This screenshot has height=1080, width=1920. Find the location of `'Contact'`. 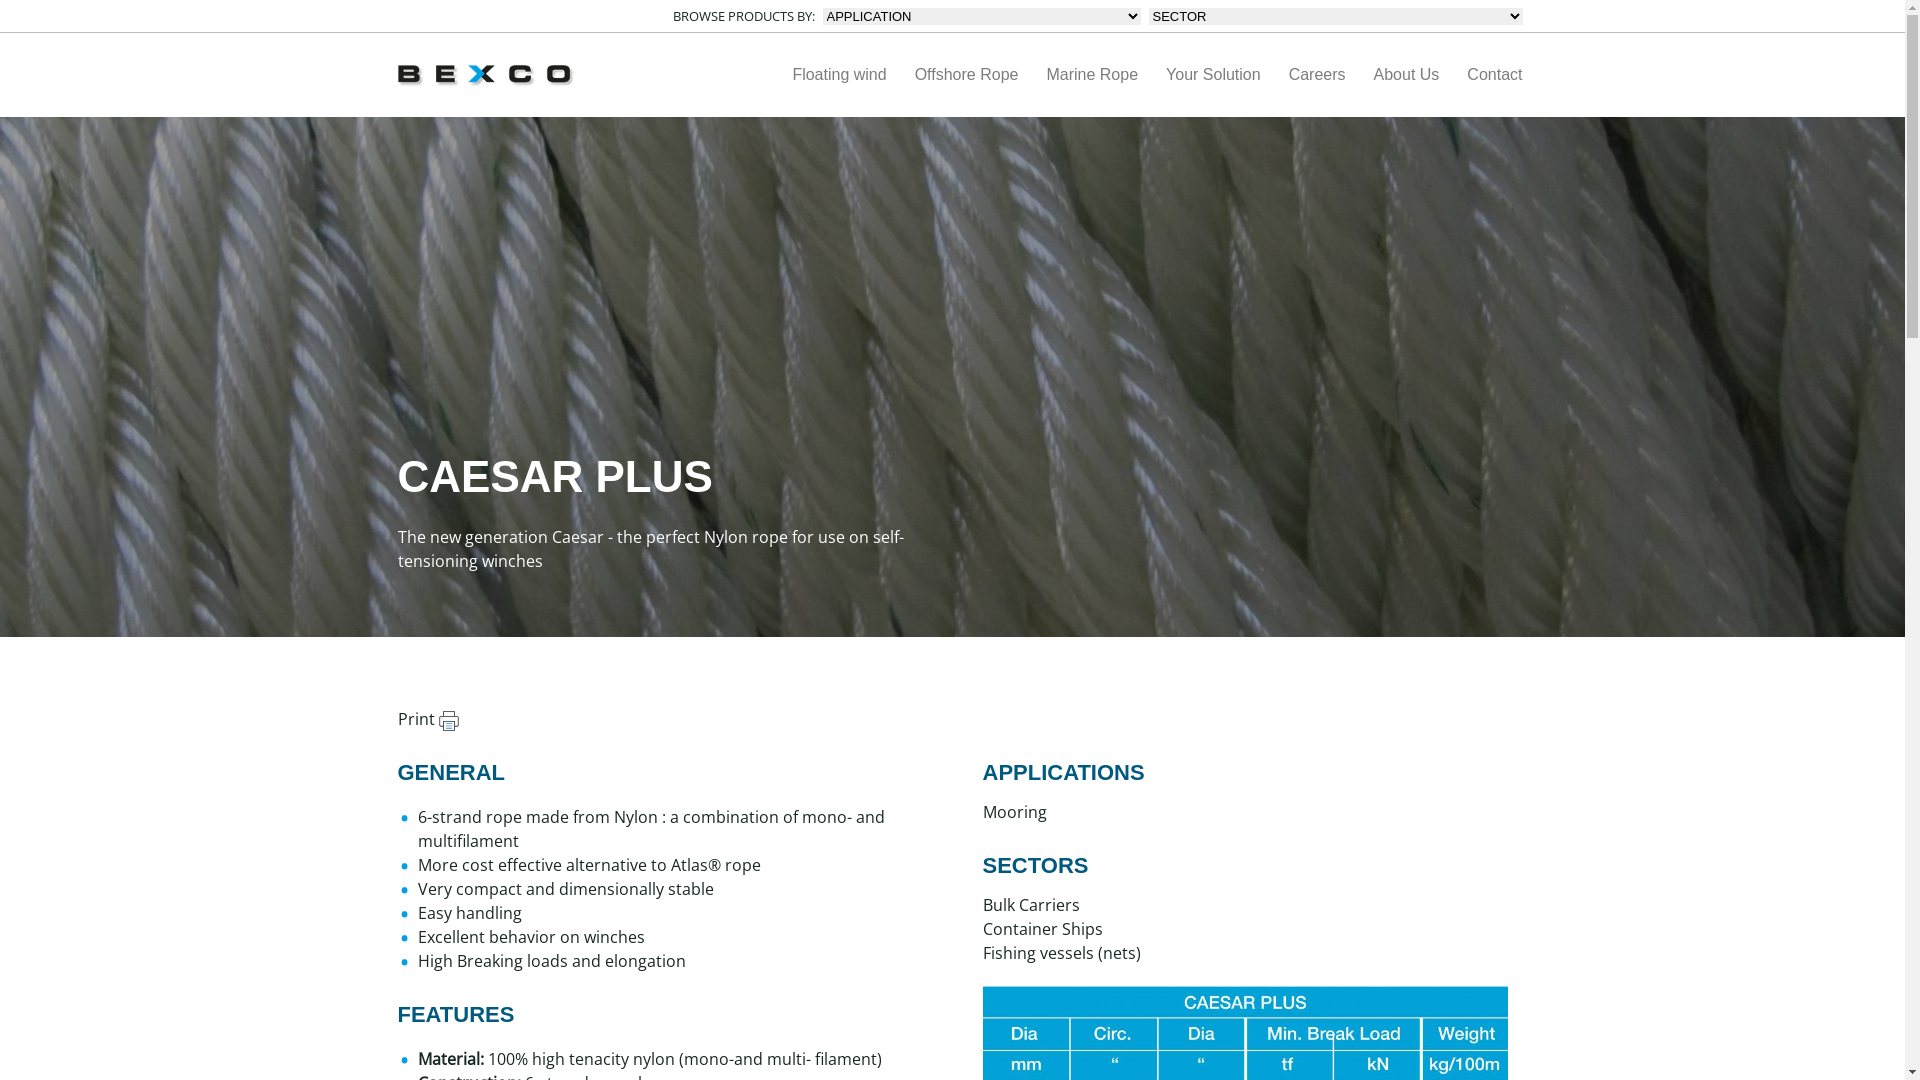

'Contact' is located at coordinates (1494, 73).